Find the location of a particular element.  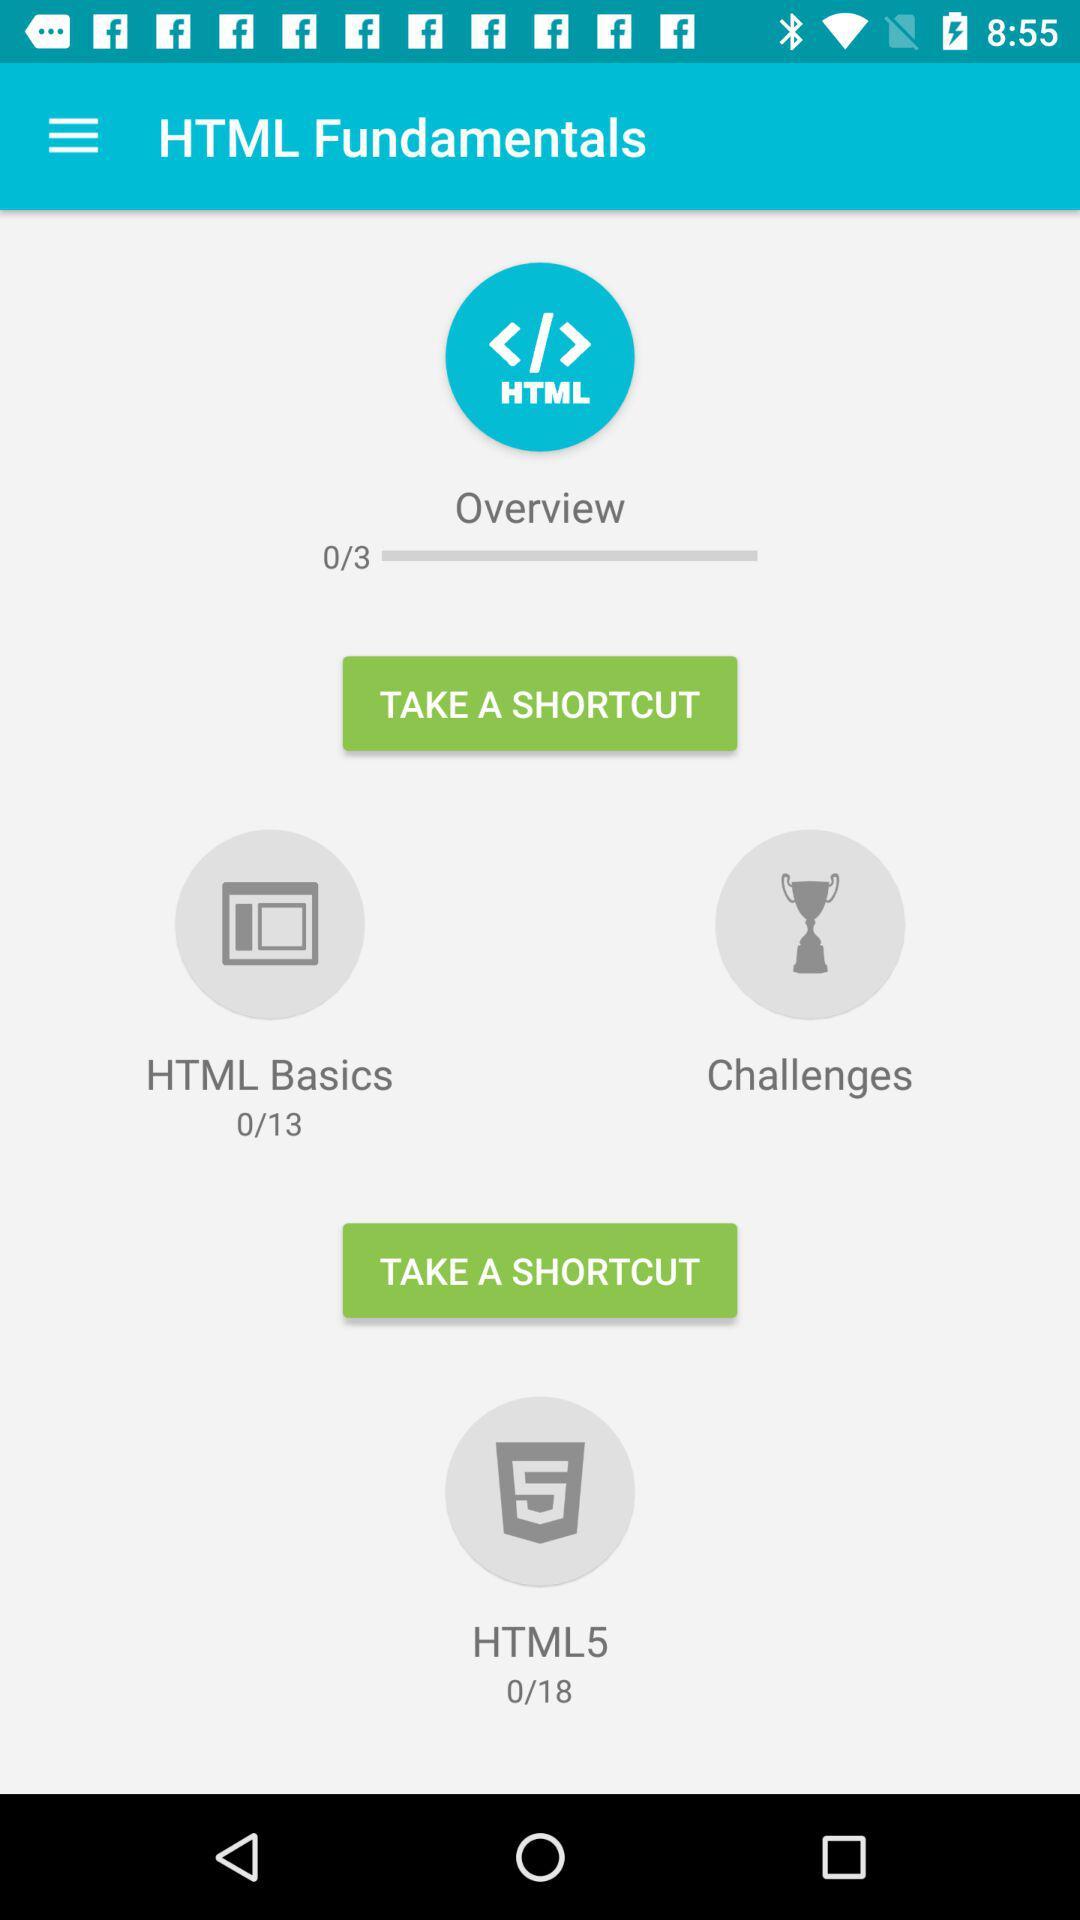

icon above the html basics icon is located at coordinates (72, 135).